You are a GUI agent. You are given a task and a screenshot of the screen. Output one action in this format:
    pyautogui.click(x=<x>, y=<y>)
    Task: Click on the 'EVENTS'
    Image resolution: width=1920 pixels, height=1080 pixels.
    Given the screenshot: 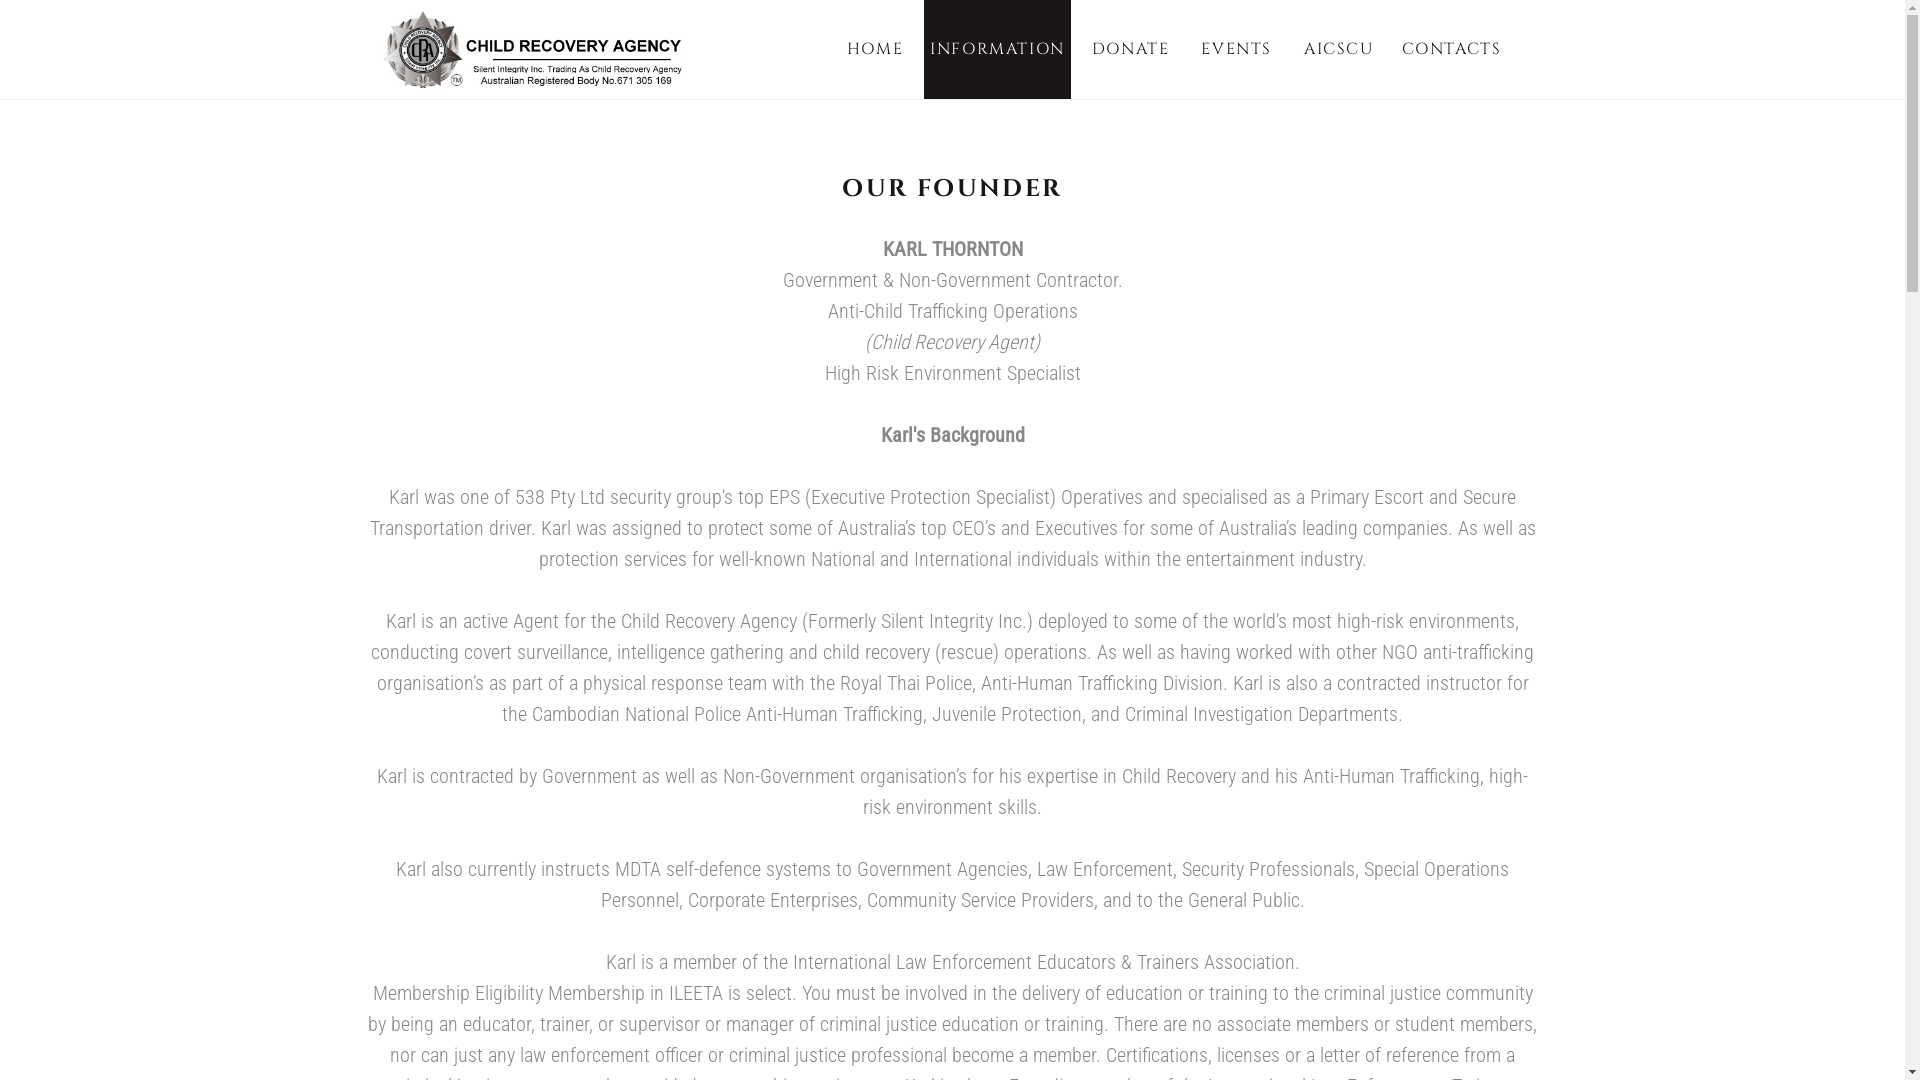 What is the action you would take?
    pyautogui.click(x=1235, y=48)
    